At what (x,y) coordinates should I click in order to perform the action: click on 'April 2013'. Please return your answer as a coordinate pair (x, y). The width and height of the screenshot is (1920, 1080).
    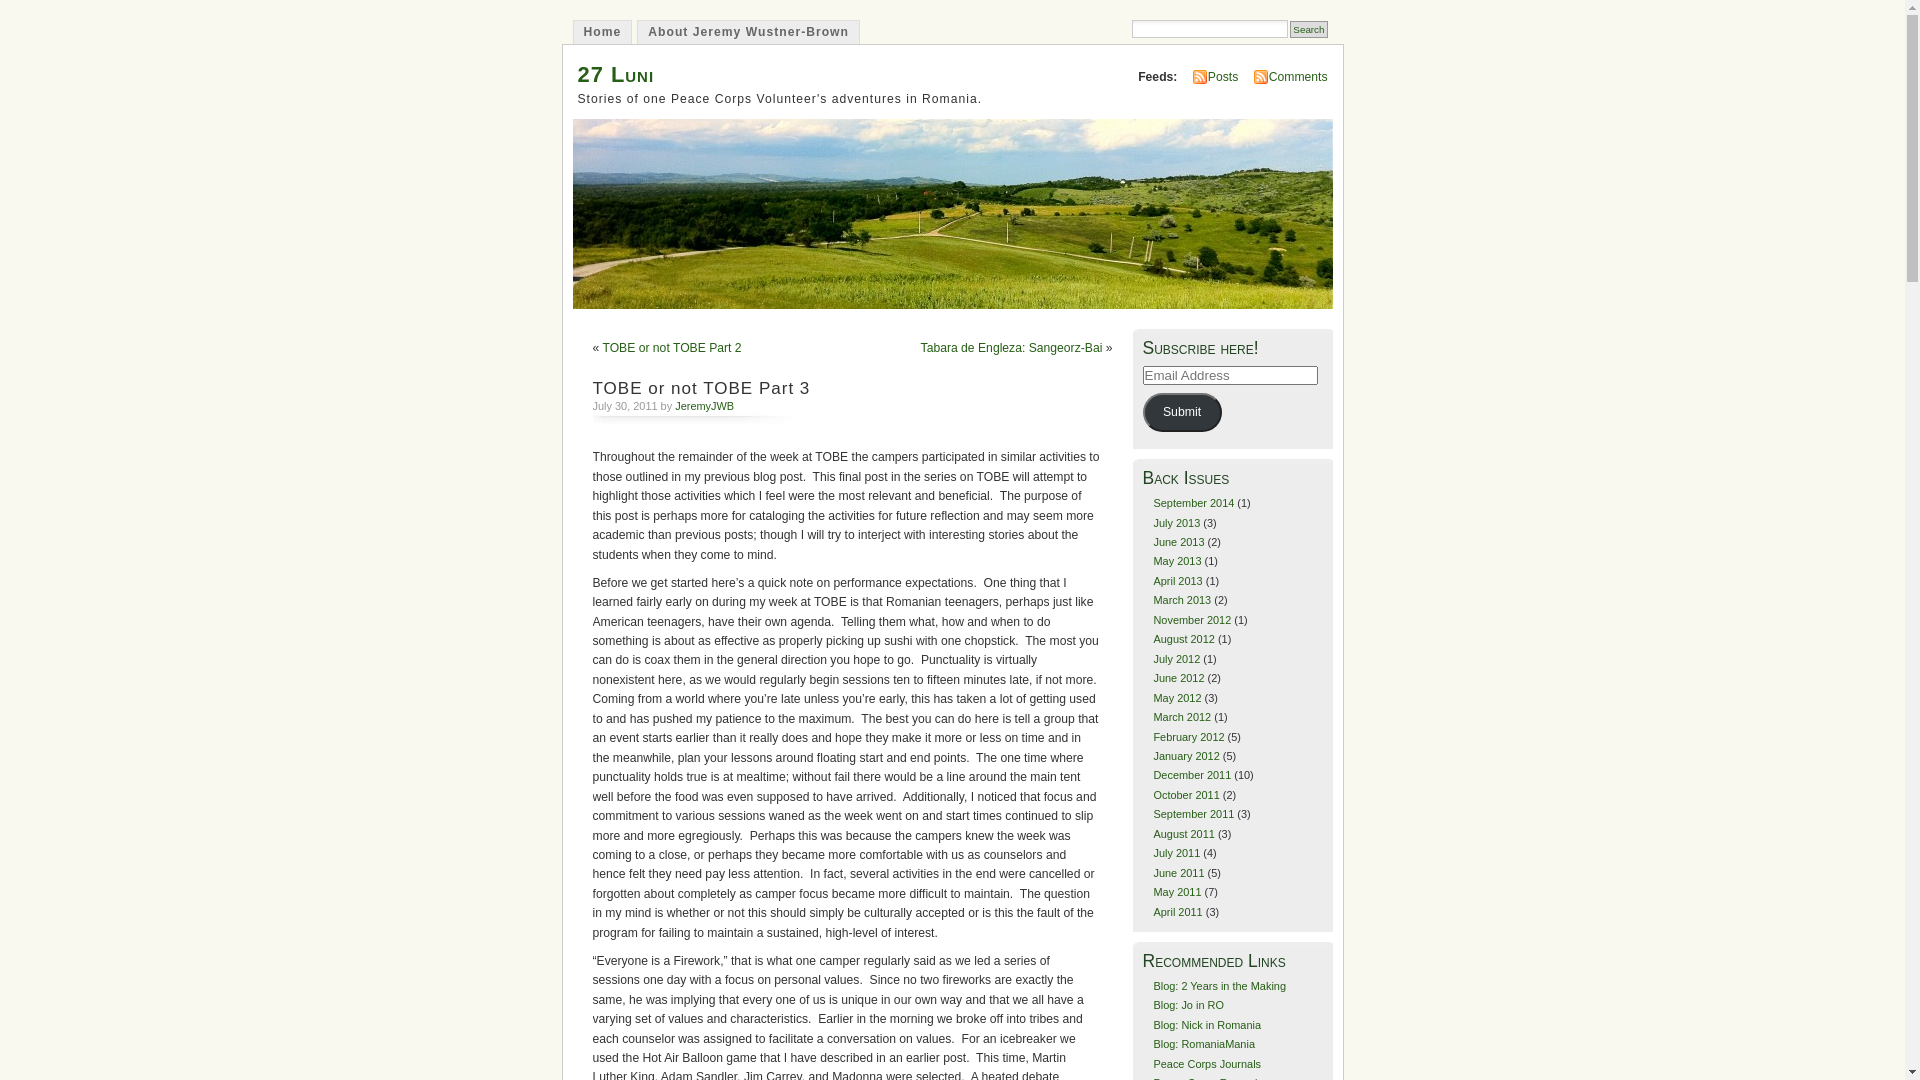
    Looking at the image, I should click on (1152, 581).